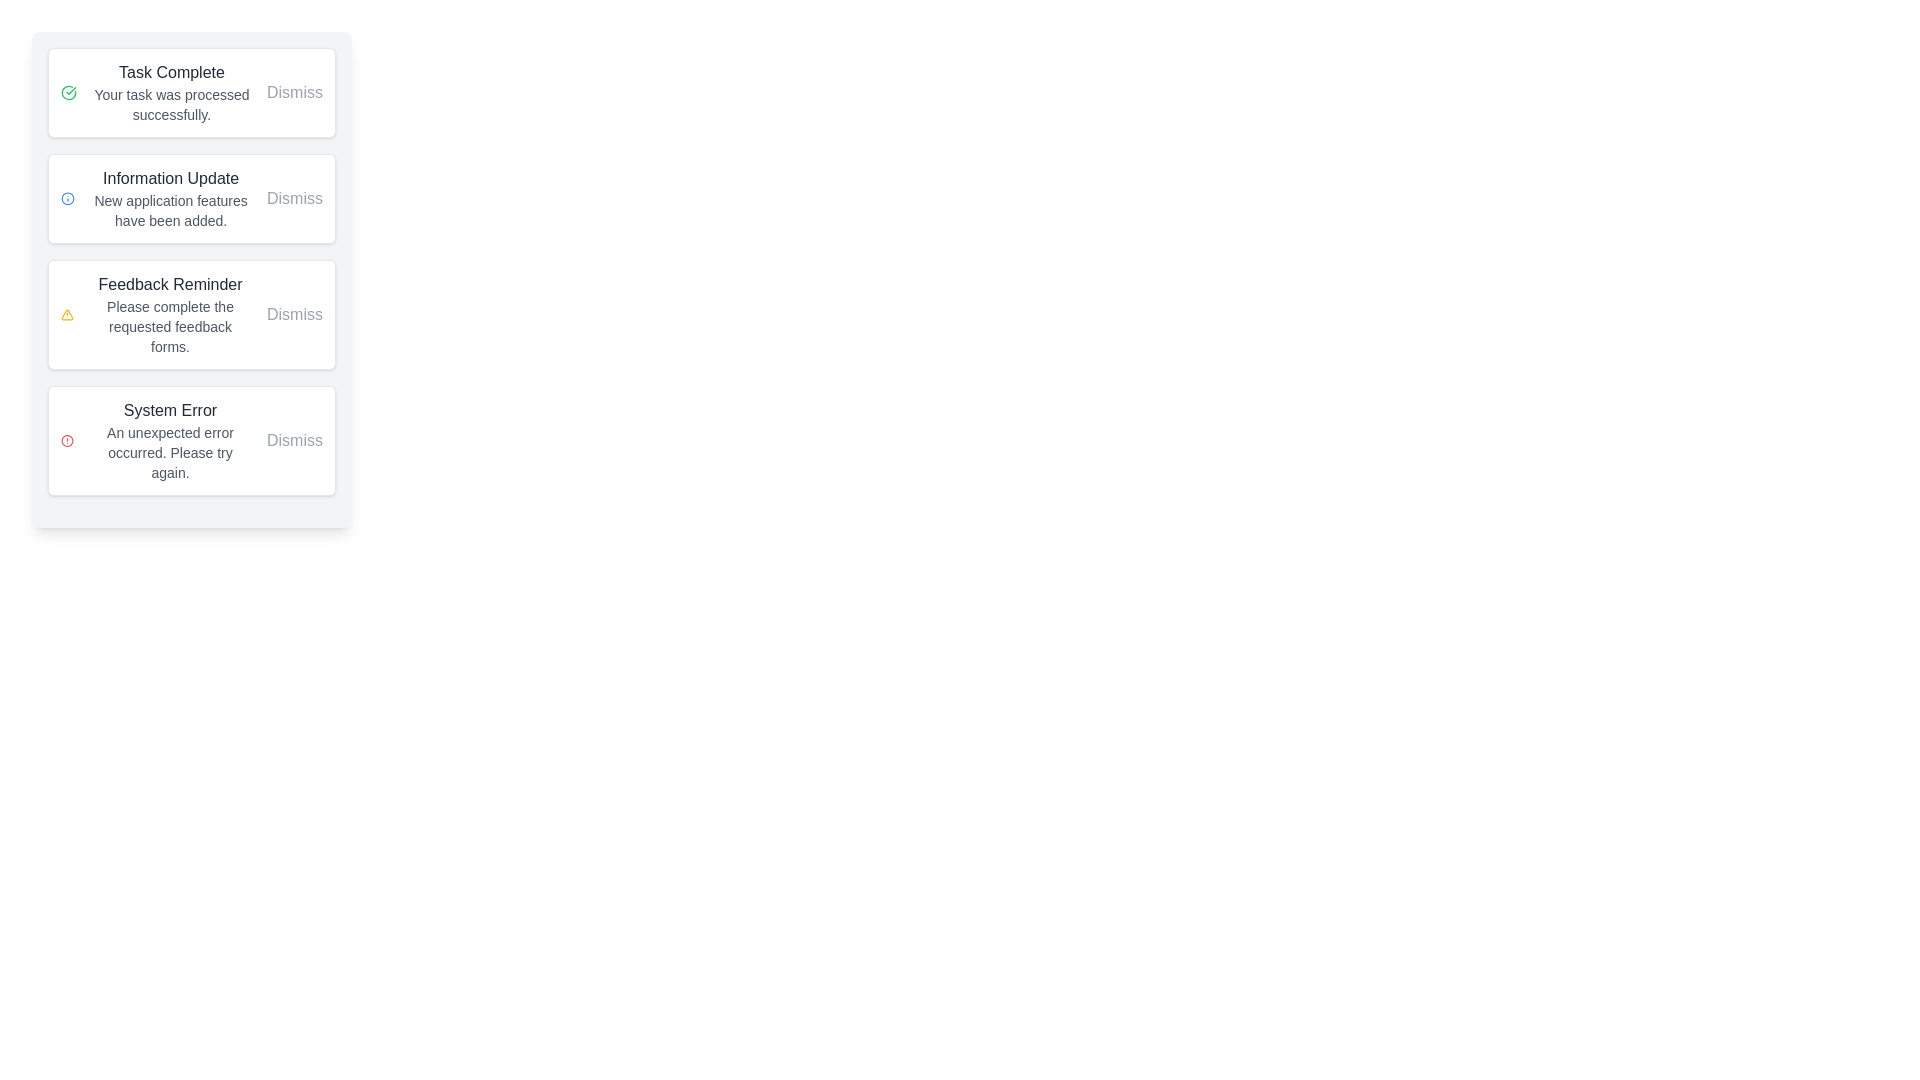 Image resolution: width=1920 pixels, height=1080 pixels. I want to click on Text label which serves as the title or heading for a specific notification, located above the message 'New application features have been added.', so click(171, 177).